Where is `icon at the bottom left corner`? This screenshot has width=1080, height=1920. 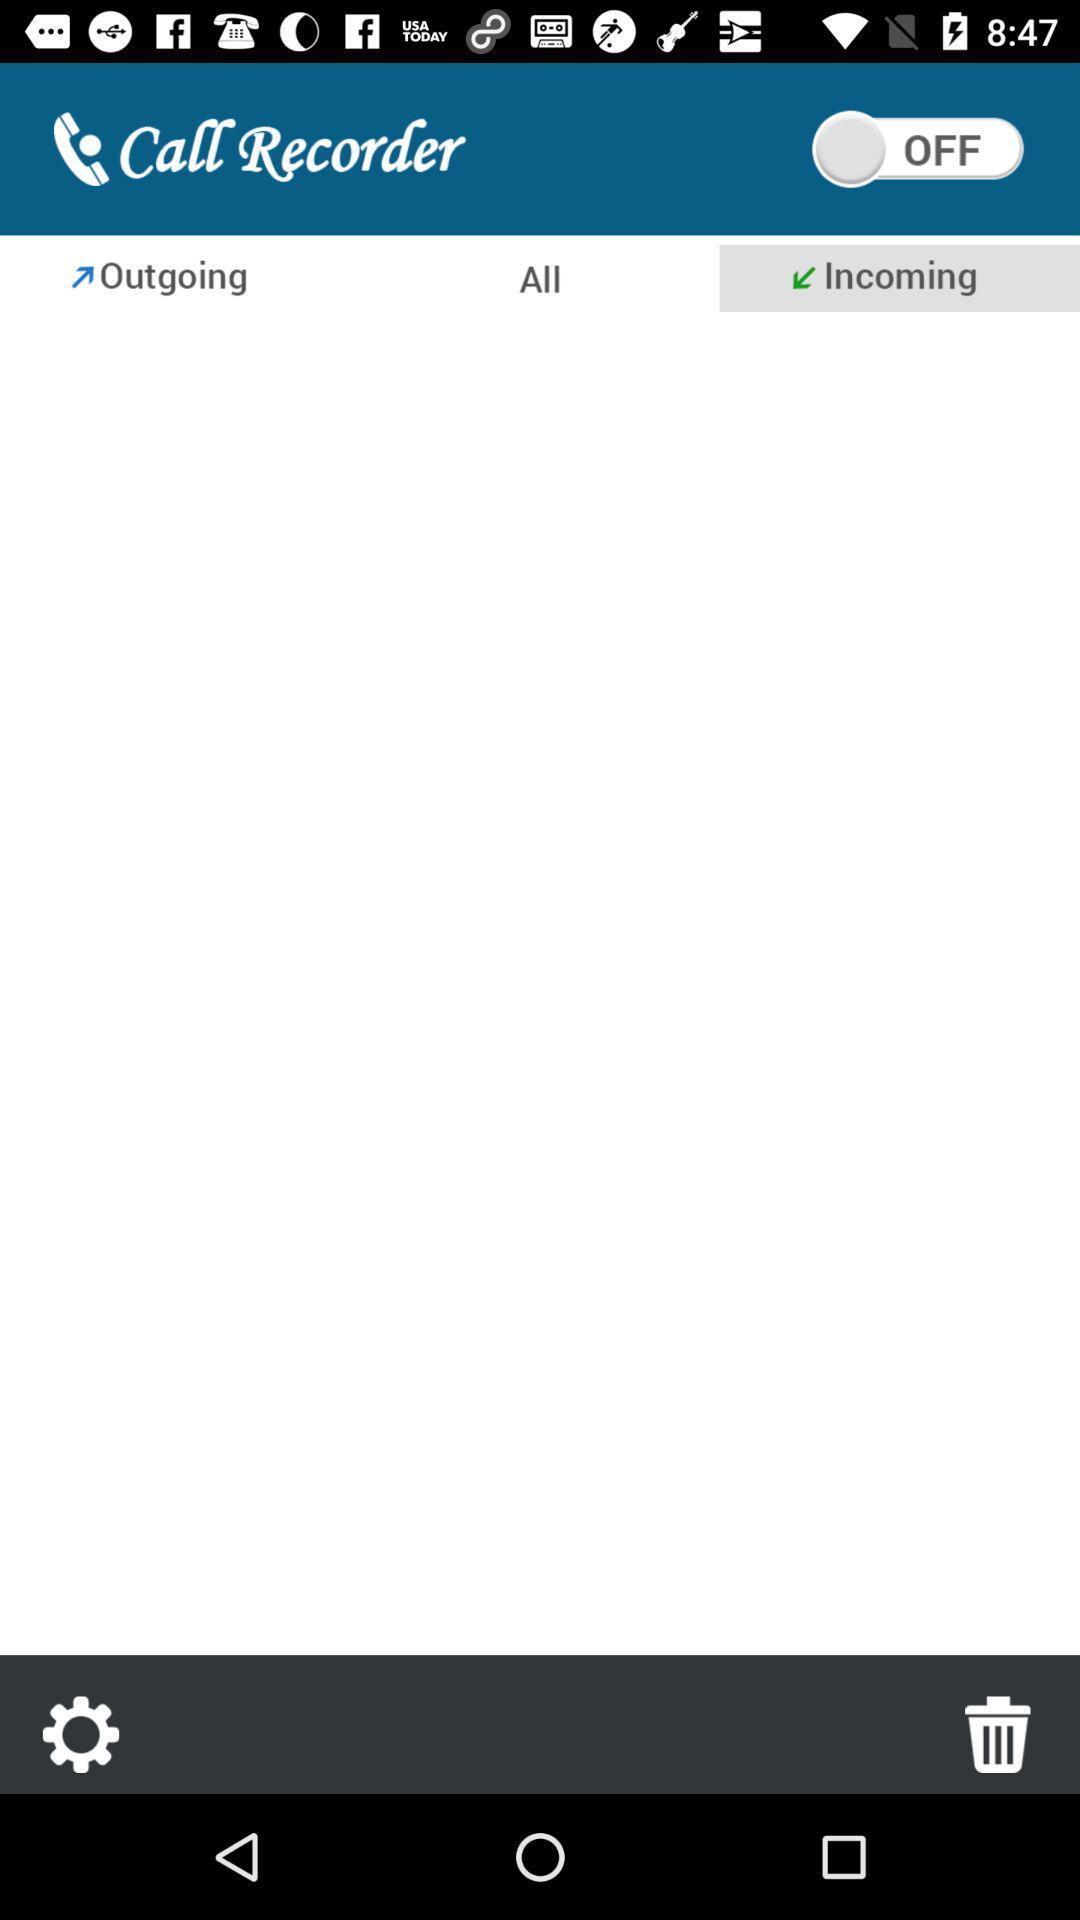
icon at the bottom left corner is located at coordinates (80, 1733).